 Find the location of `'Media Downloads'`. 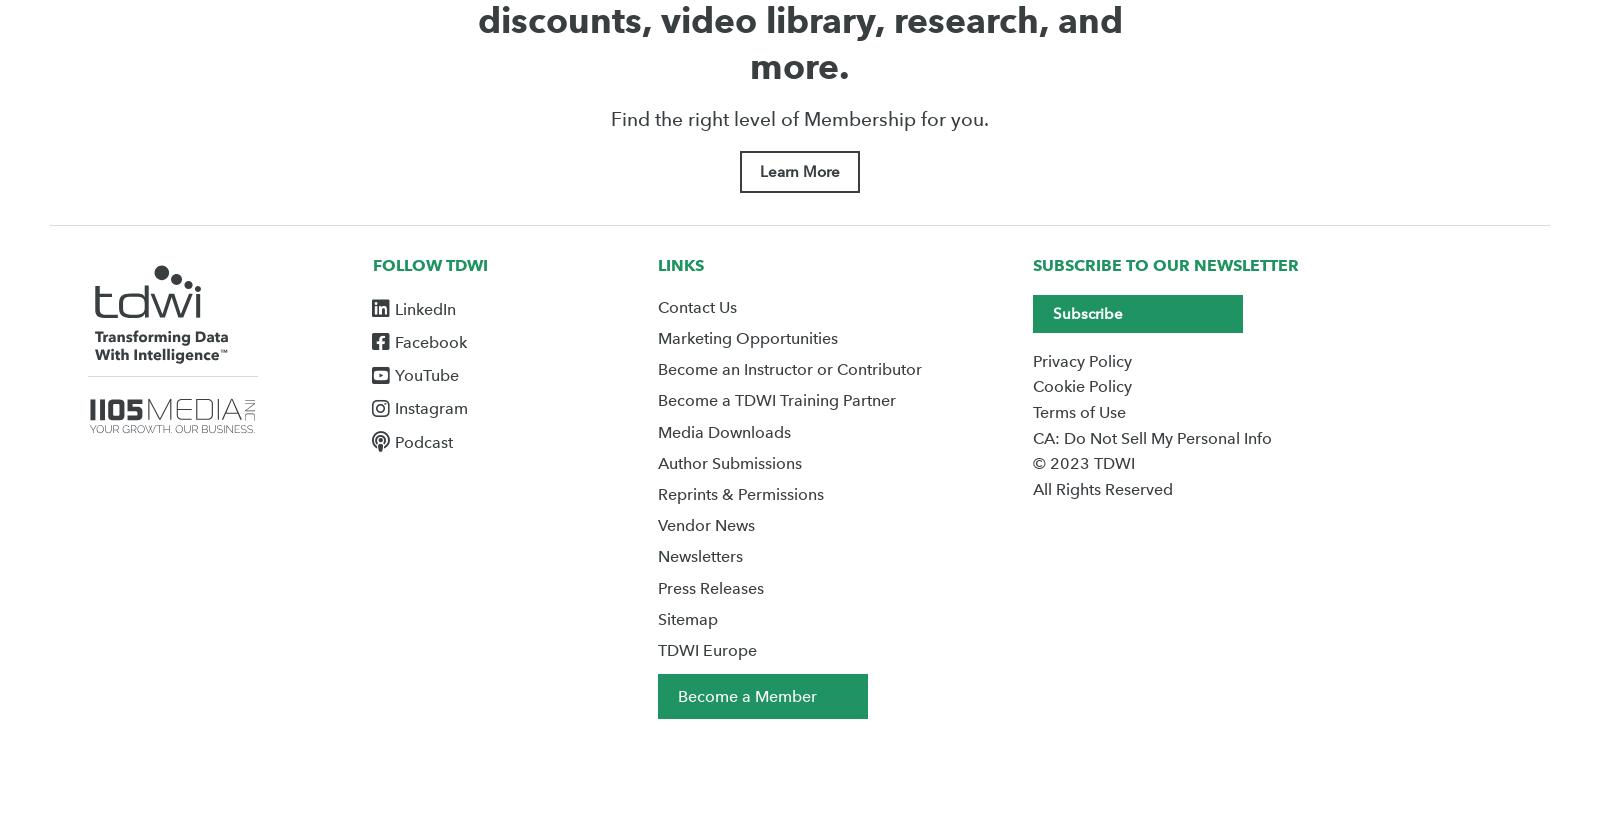

'Media Downloads' is located at coordinates (723, 430).